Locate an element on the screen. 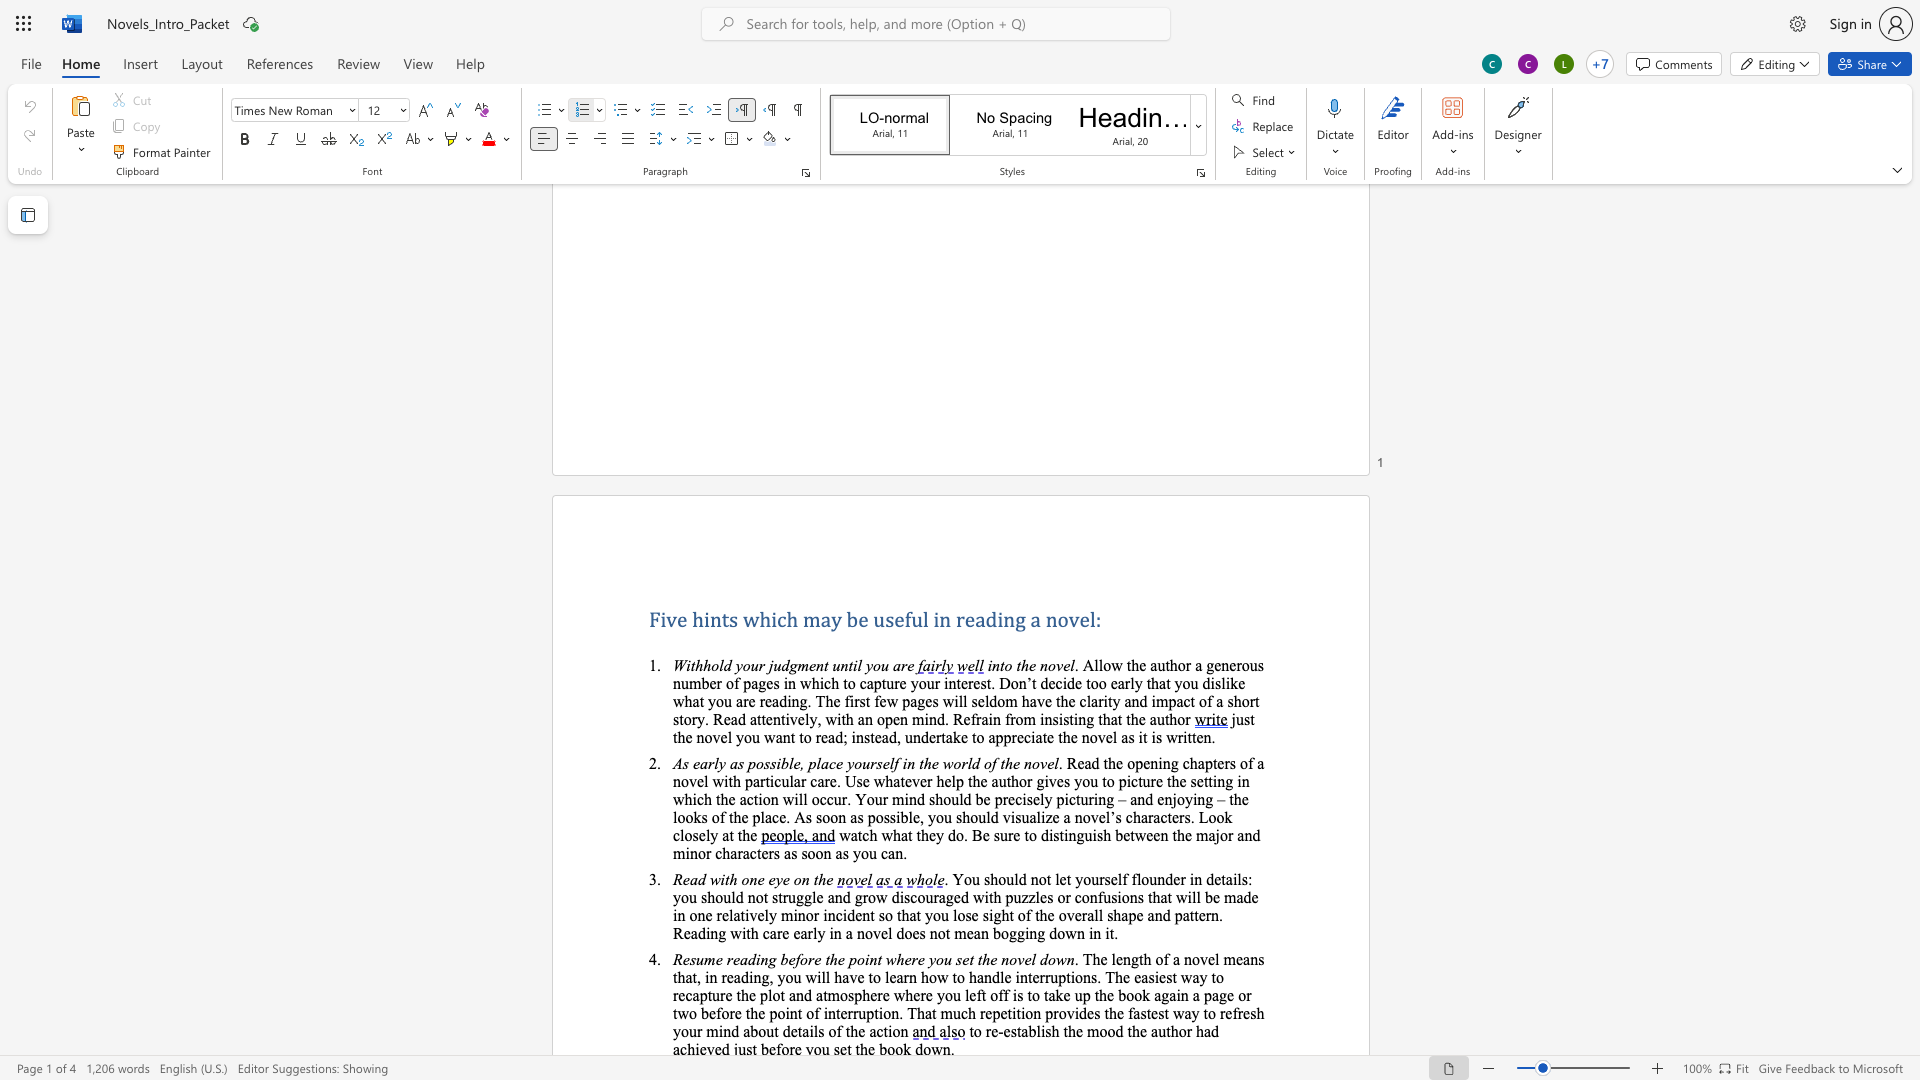 This screenshot has height=1080, width=1920. the space between the continuous character "y" and "o" in the text is located at coordinates (931, 915).